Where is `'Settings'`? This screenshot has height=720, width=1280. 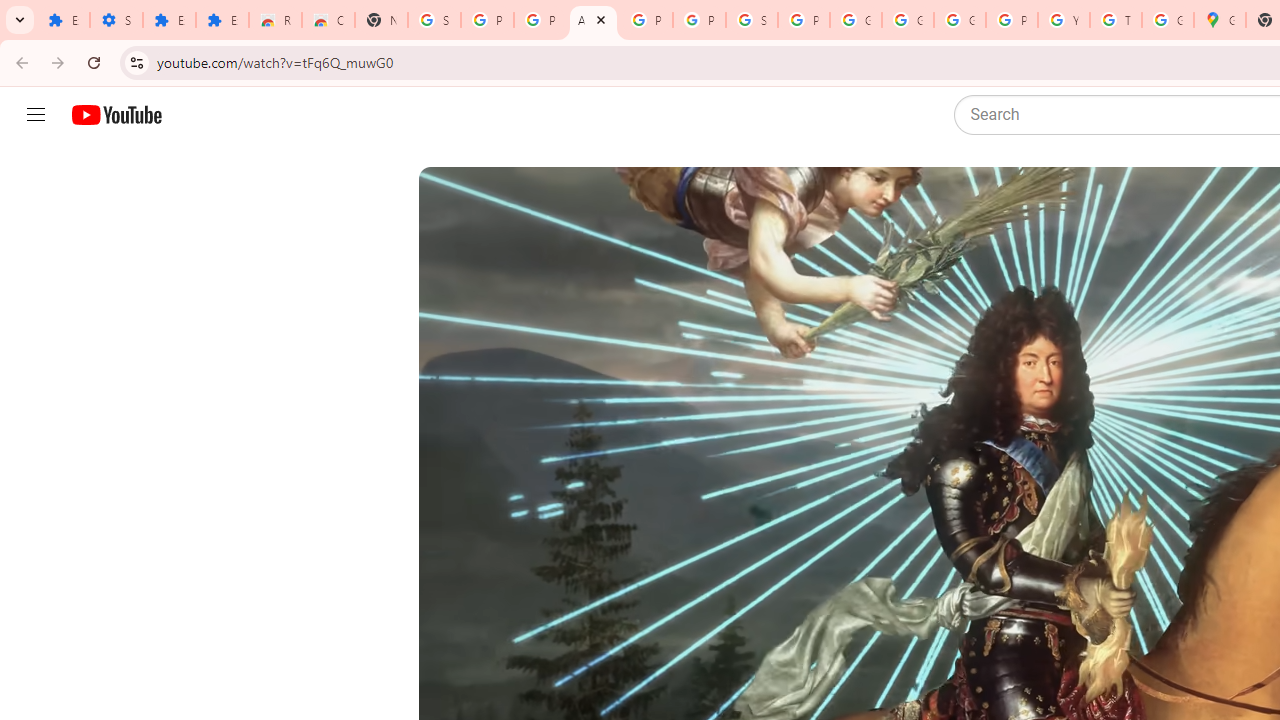 'Settings' is located at coordinates (115, 20).